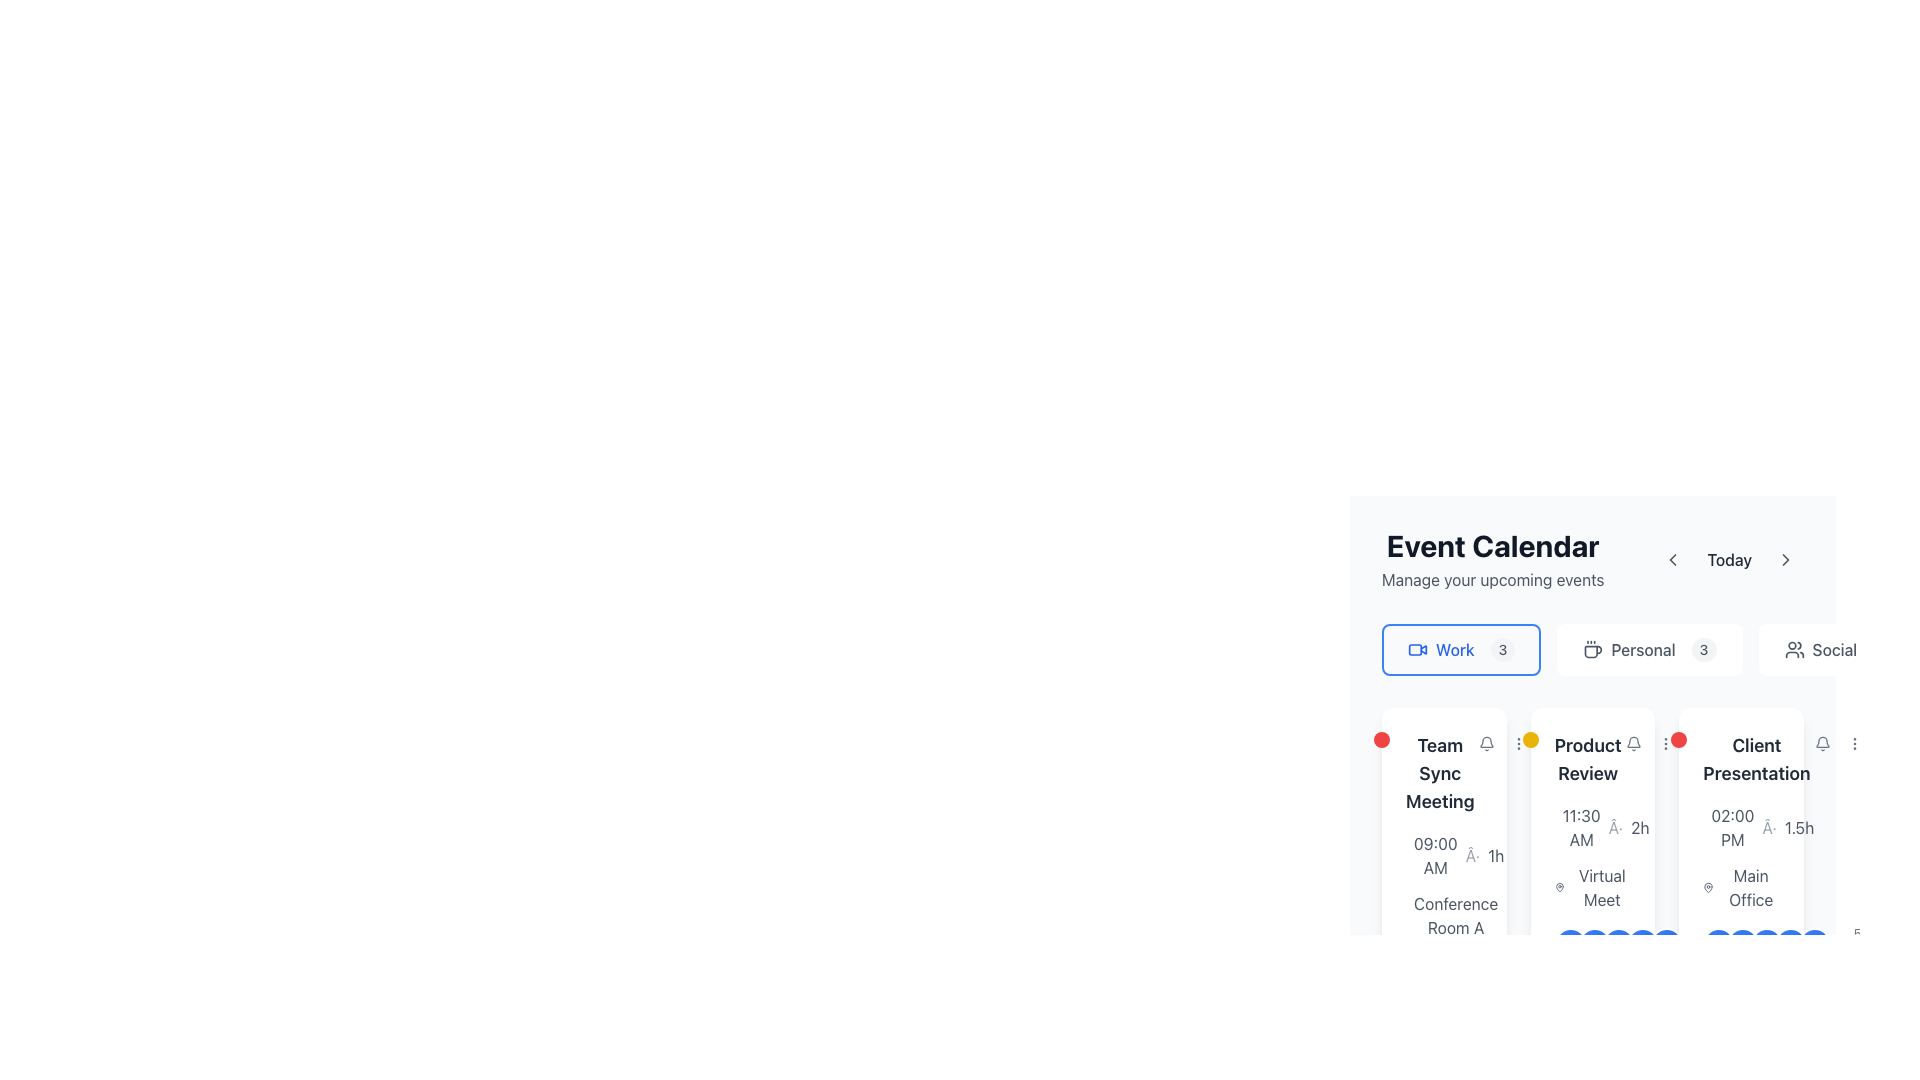  What do you see at coordinates (1794, 650) in the screenshot?
I see `the group feature icon located to the right of the 'Social 3' button, which indicates a social aspect or multiple users` at bounding box center [1794, 650].